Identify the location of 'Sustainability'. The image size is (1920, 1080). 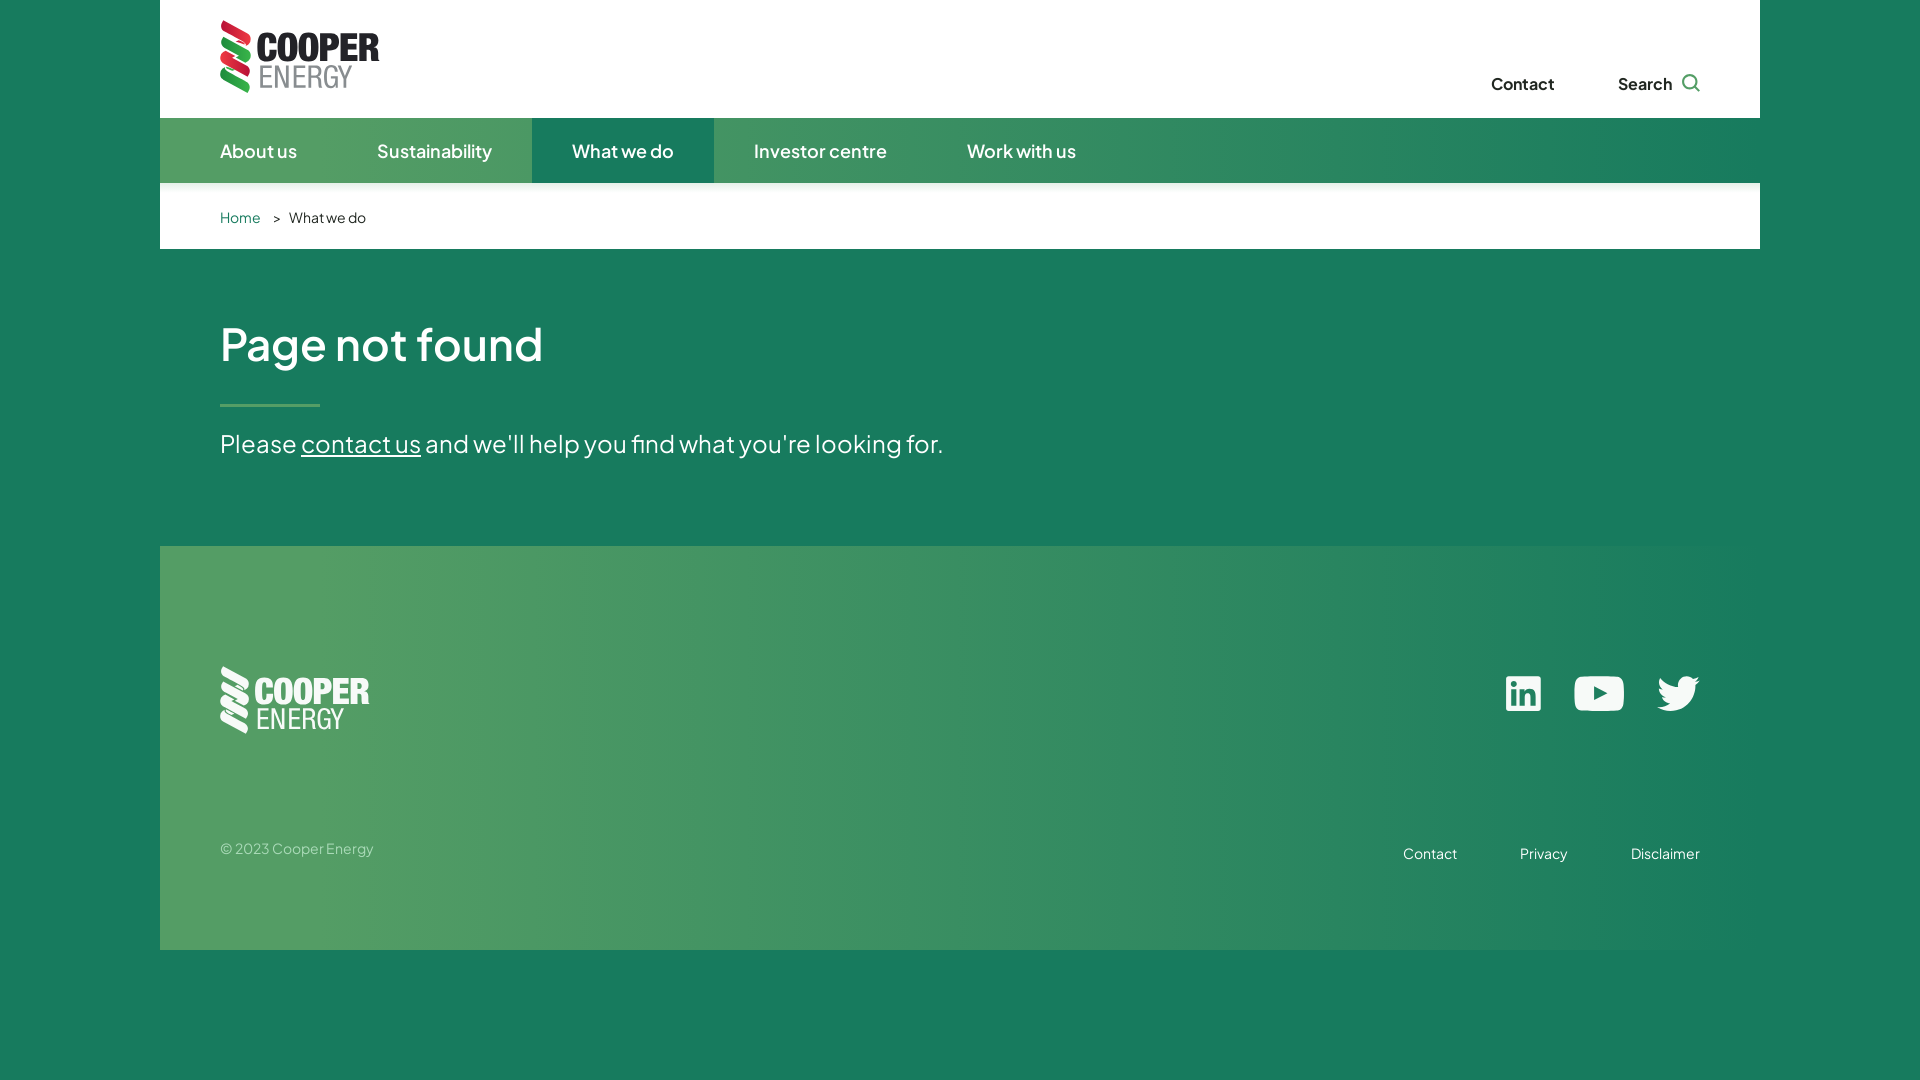
(336, 149).